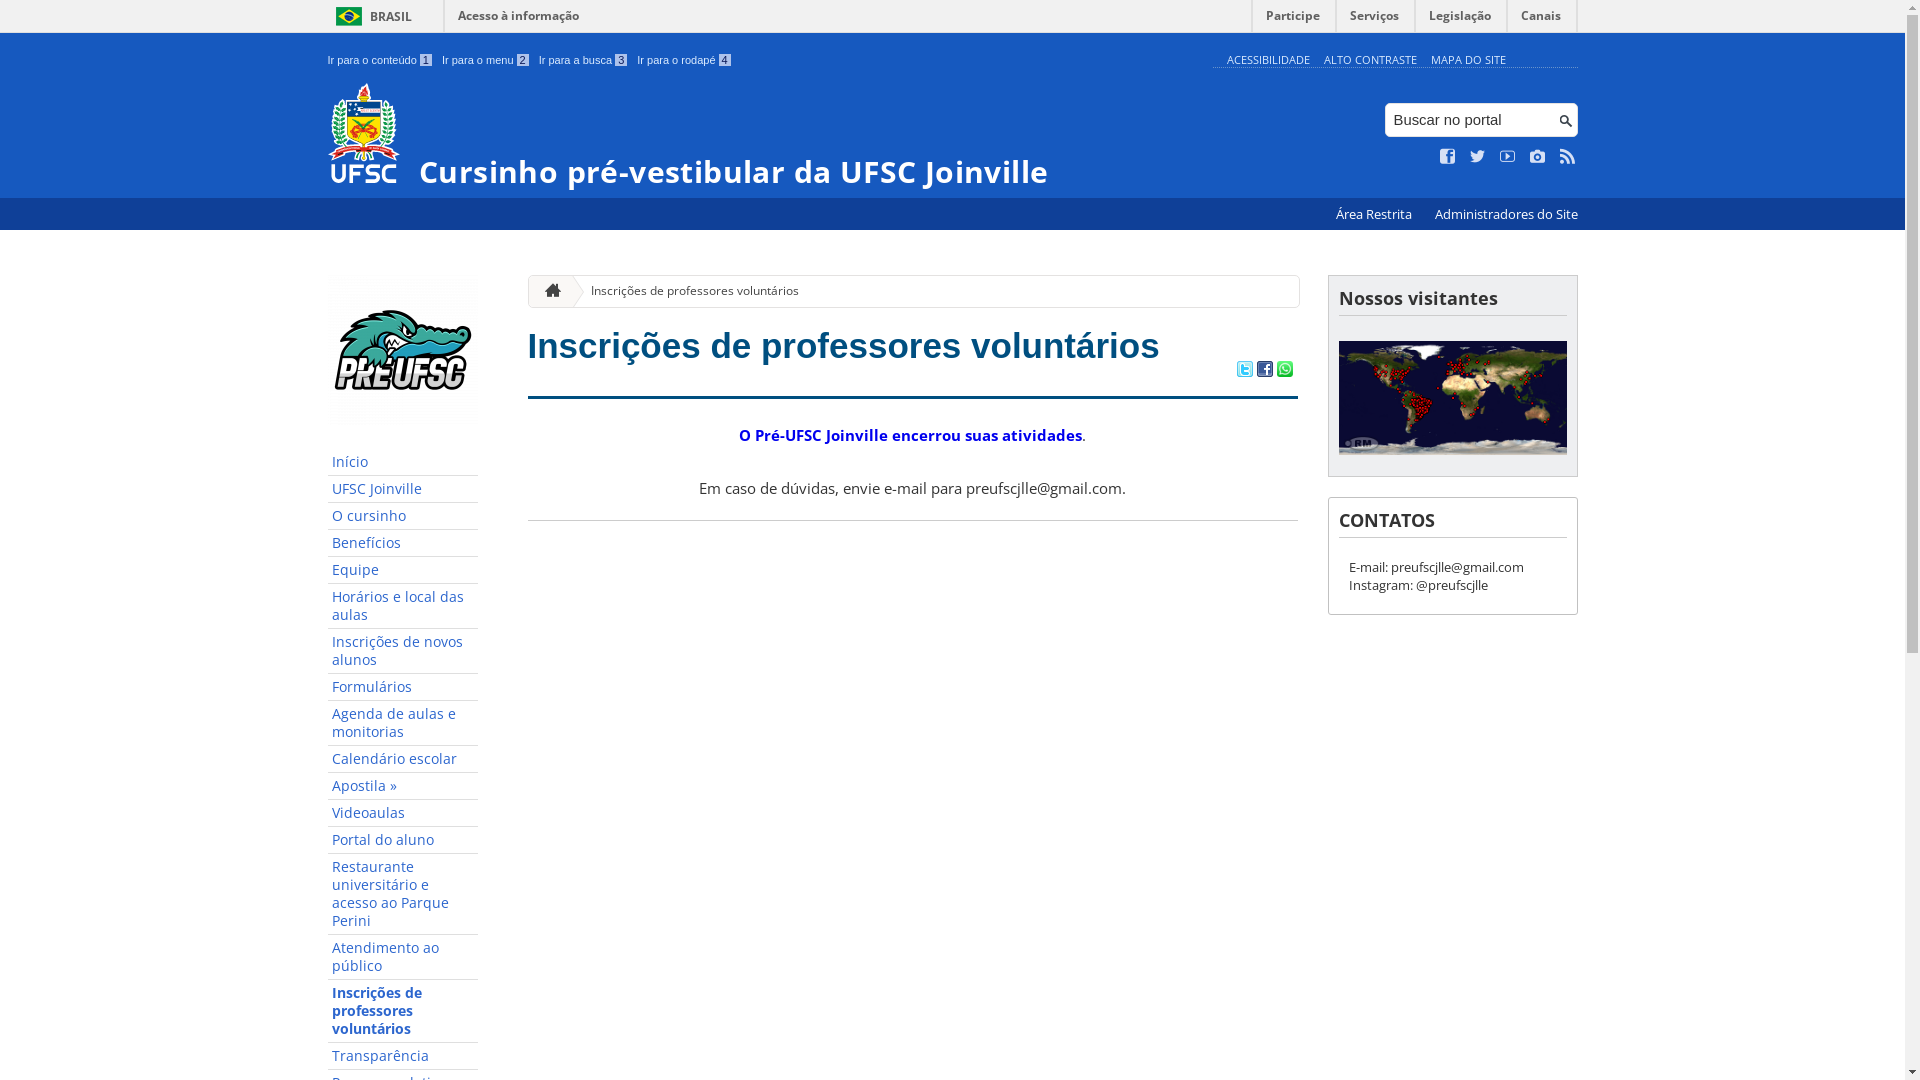  What do you see at coordinates (402, 723) in the screenshot?
I see `'Agenda de aulas e monitorias'` at bounding box center [402, 723].